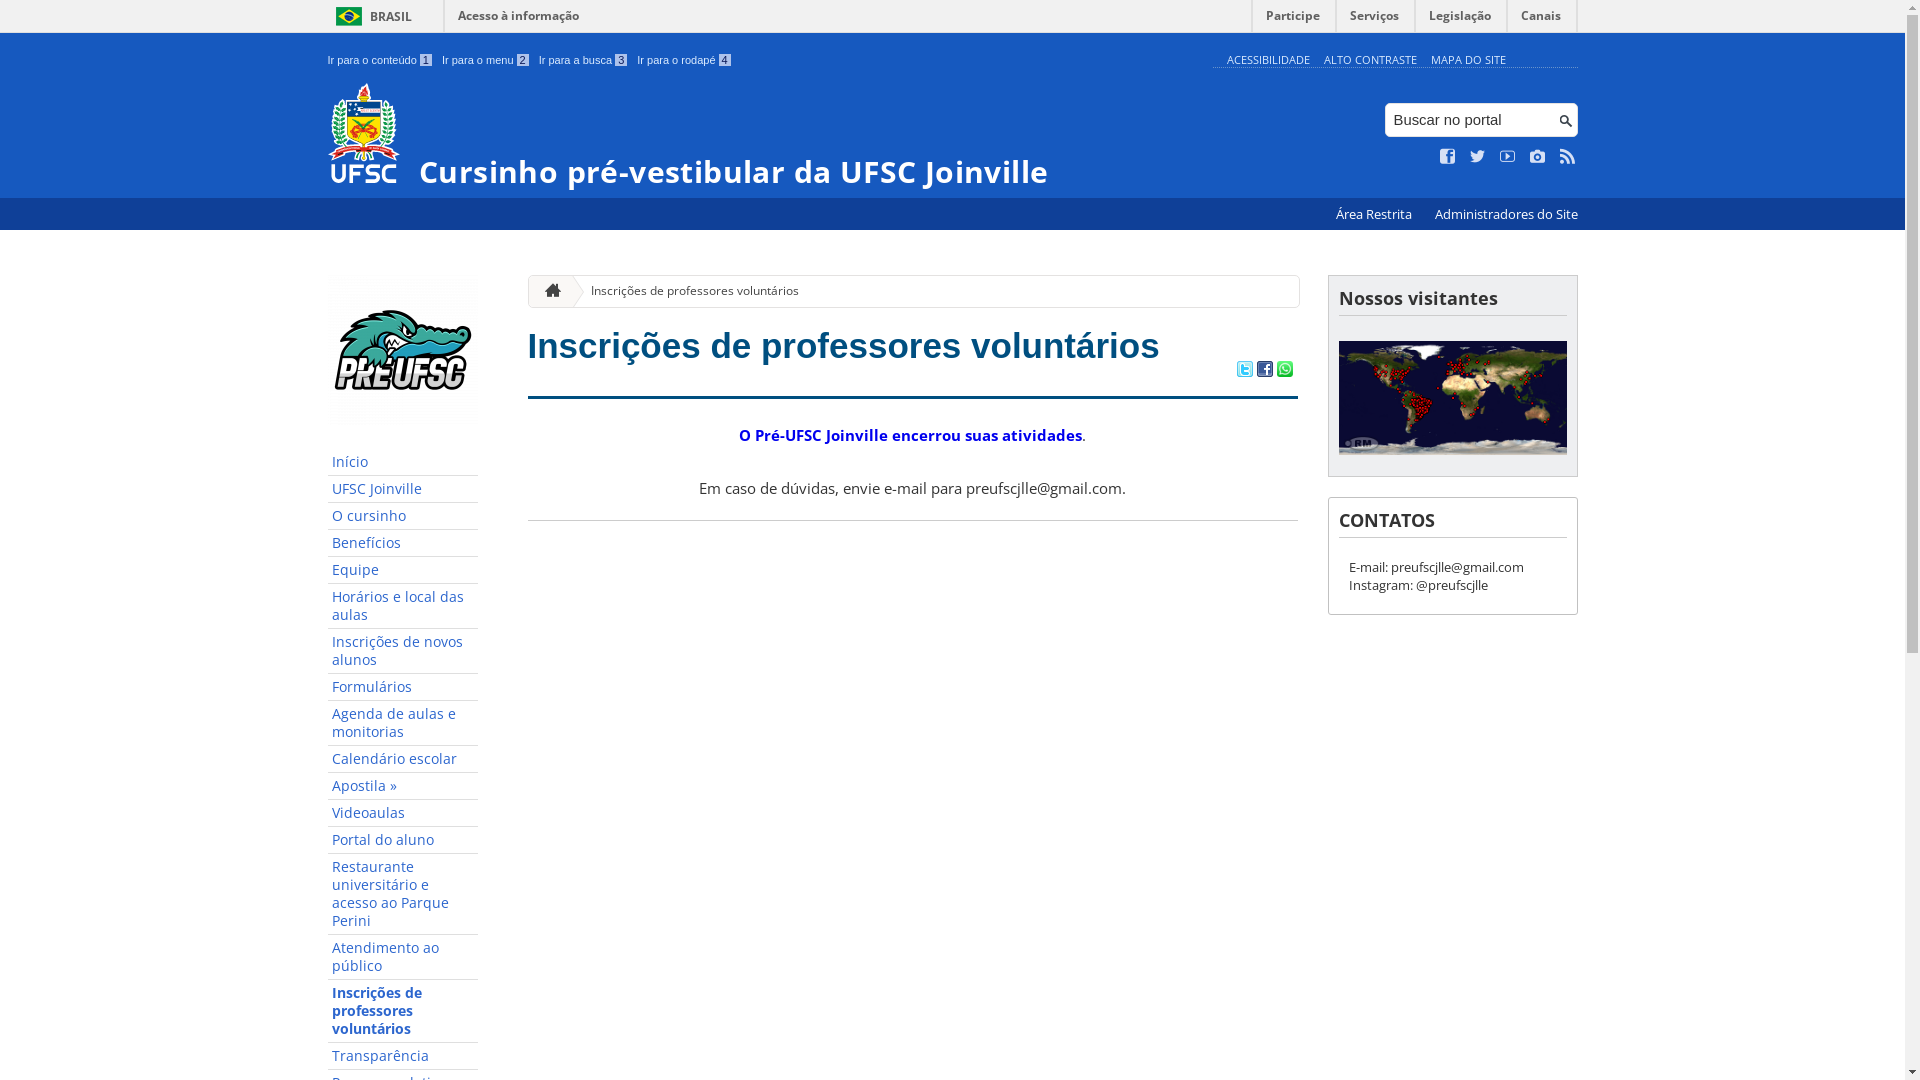  What do you see at coordinates (402, 723) in the screenshot?
I see `'Agenda de aulas e monitorias'` at bounding box center [402, 723].